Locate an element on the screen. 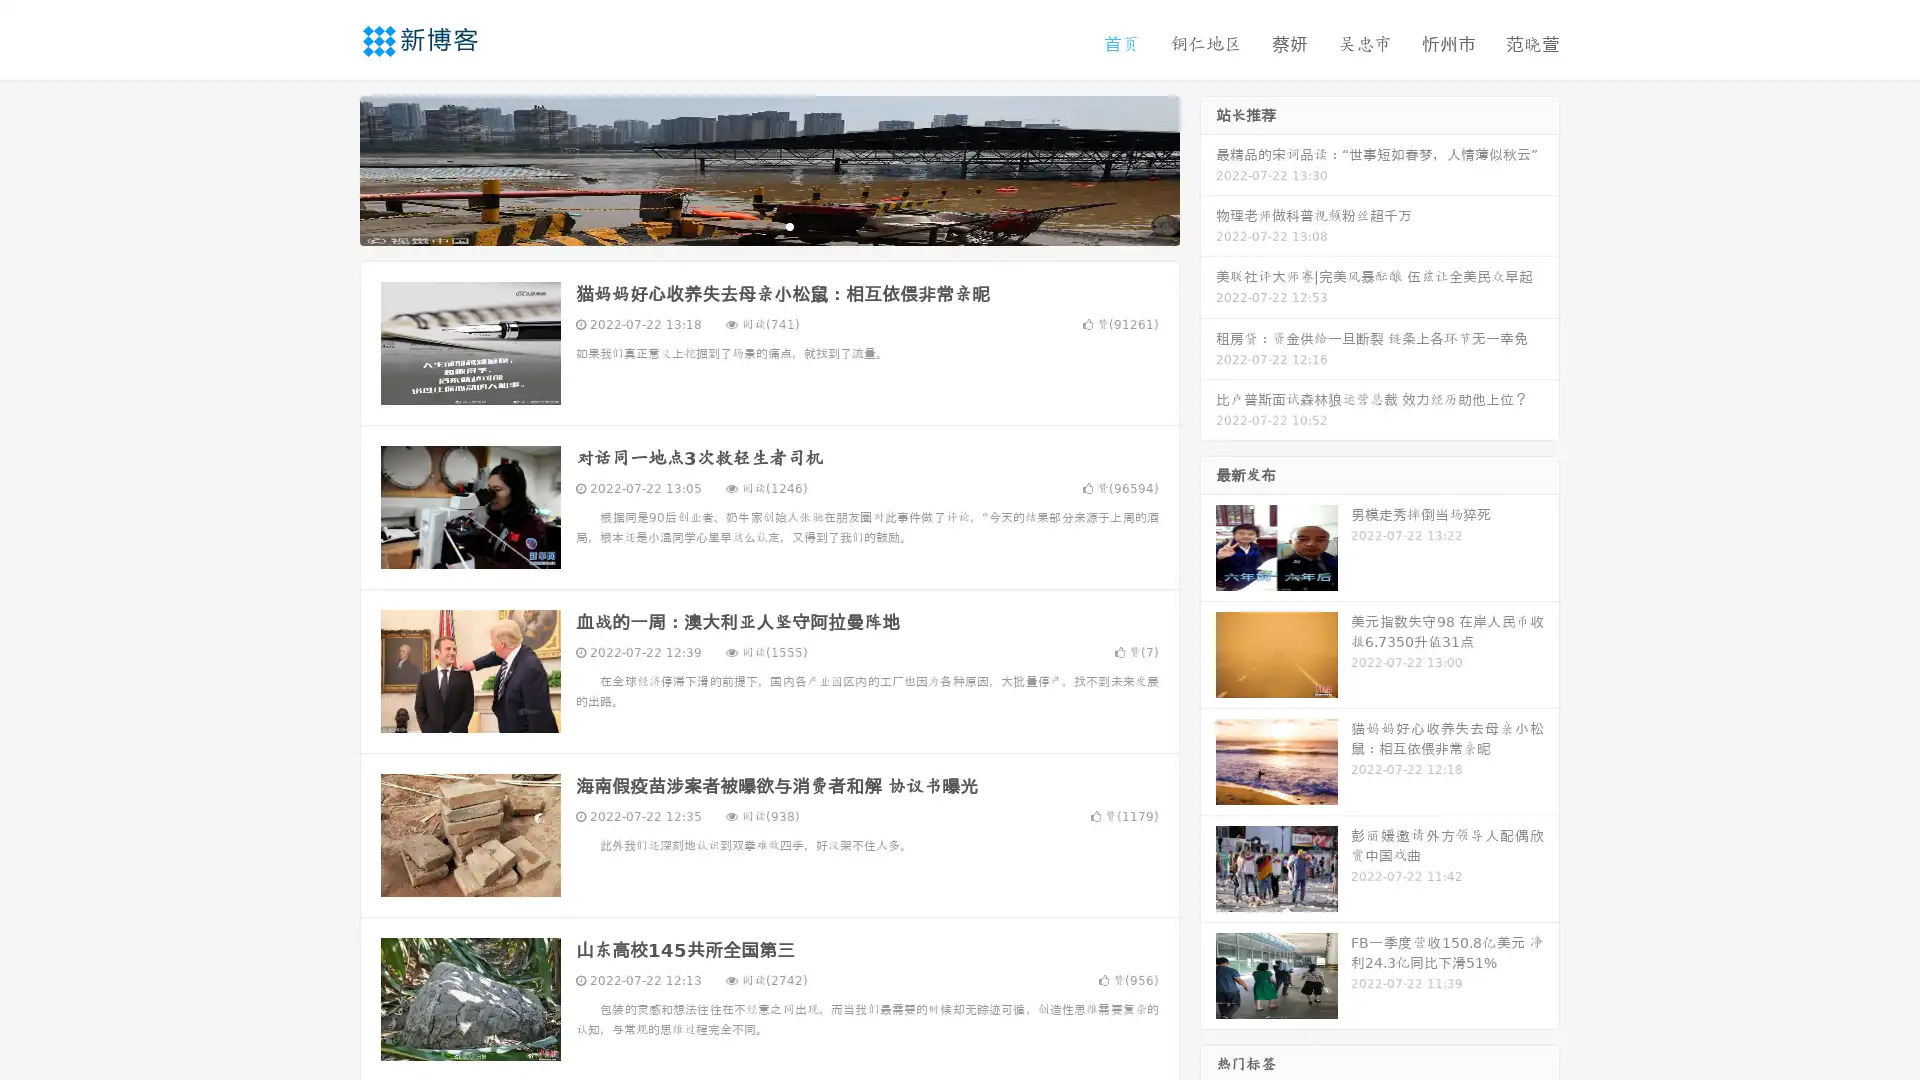 The width and height of the screenshot is (1920, 1080). Go to slide 3 is located at coordinates (789, 225).